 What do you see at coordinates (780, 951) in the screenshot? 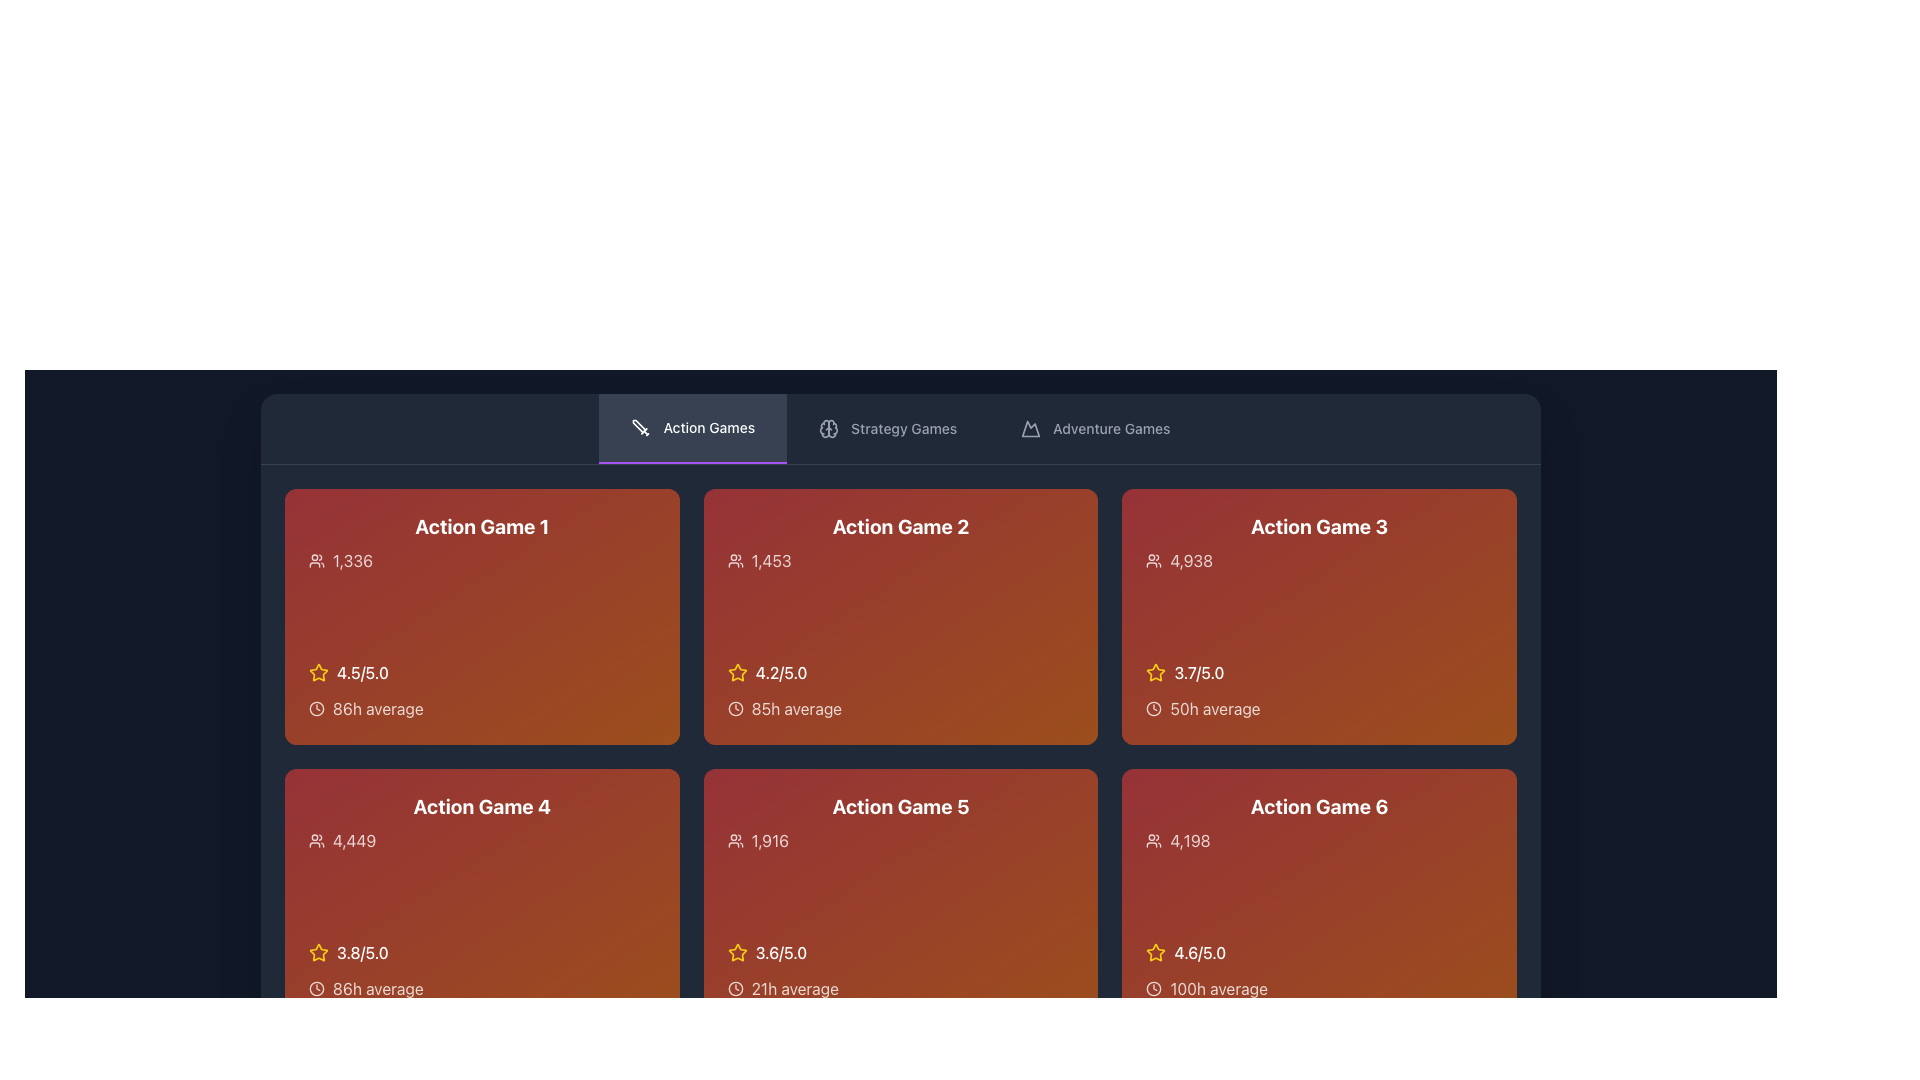
I see `the rating displayed as '3.6/5.0' in white font on a reddish-brown background, located beneath the user count on the card labeled 'Action Game 5.'` at bounding box center [780, 951].